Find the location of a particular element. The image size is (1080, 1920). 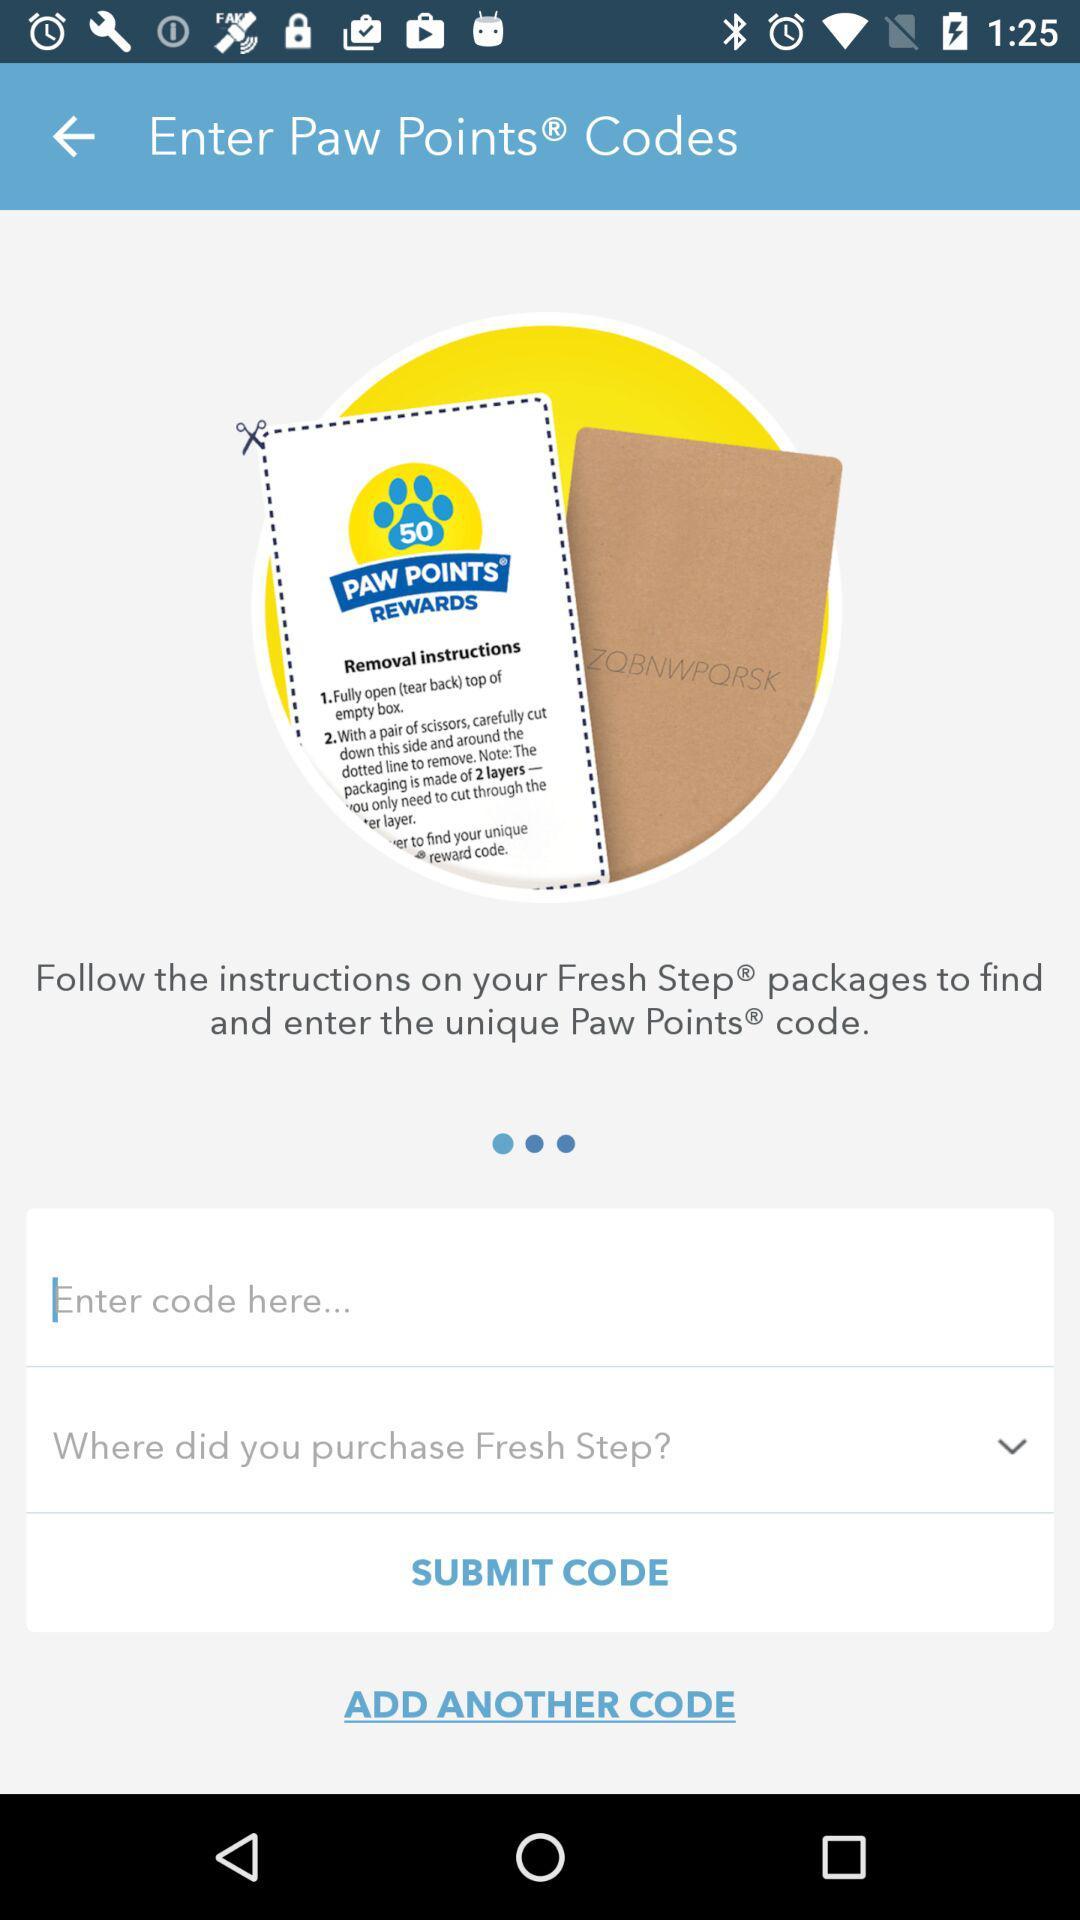

the item at the top left corner is located at coordinates (72, 135).